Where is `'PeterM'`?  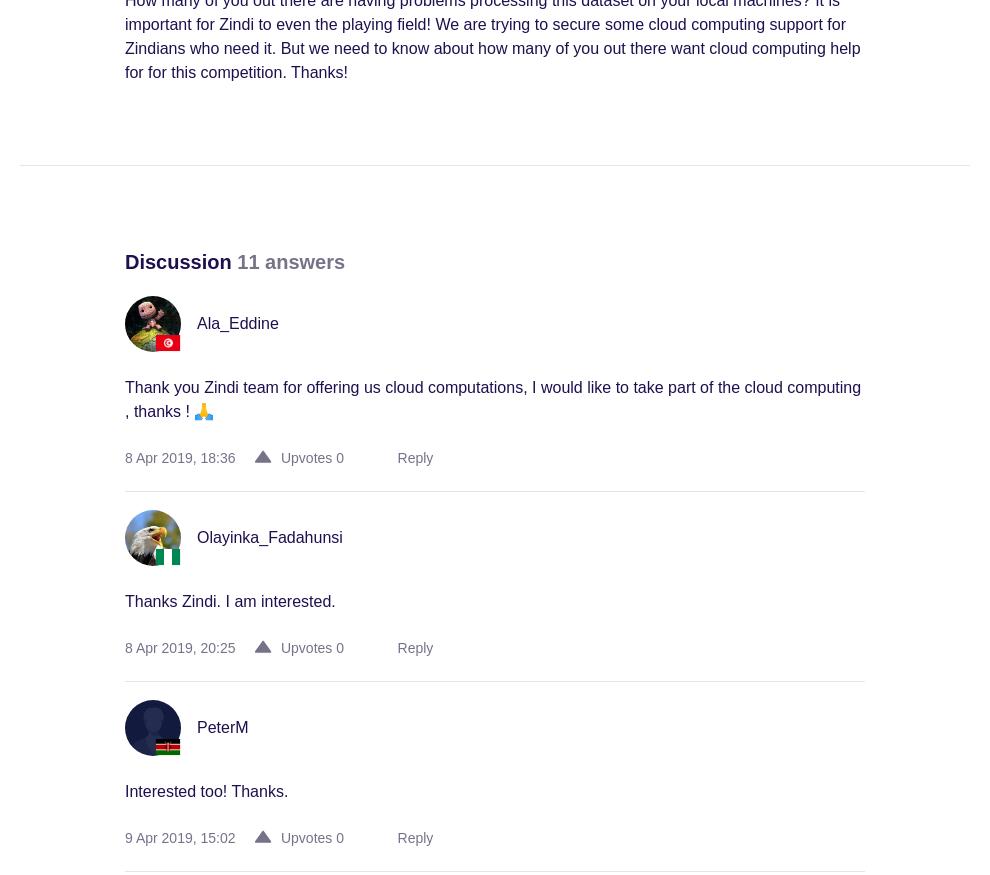
'PeterM' is located at coordinates (221, 727).